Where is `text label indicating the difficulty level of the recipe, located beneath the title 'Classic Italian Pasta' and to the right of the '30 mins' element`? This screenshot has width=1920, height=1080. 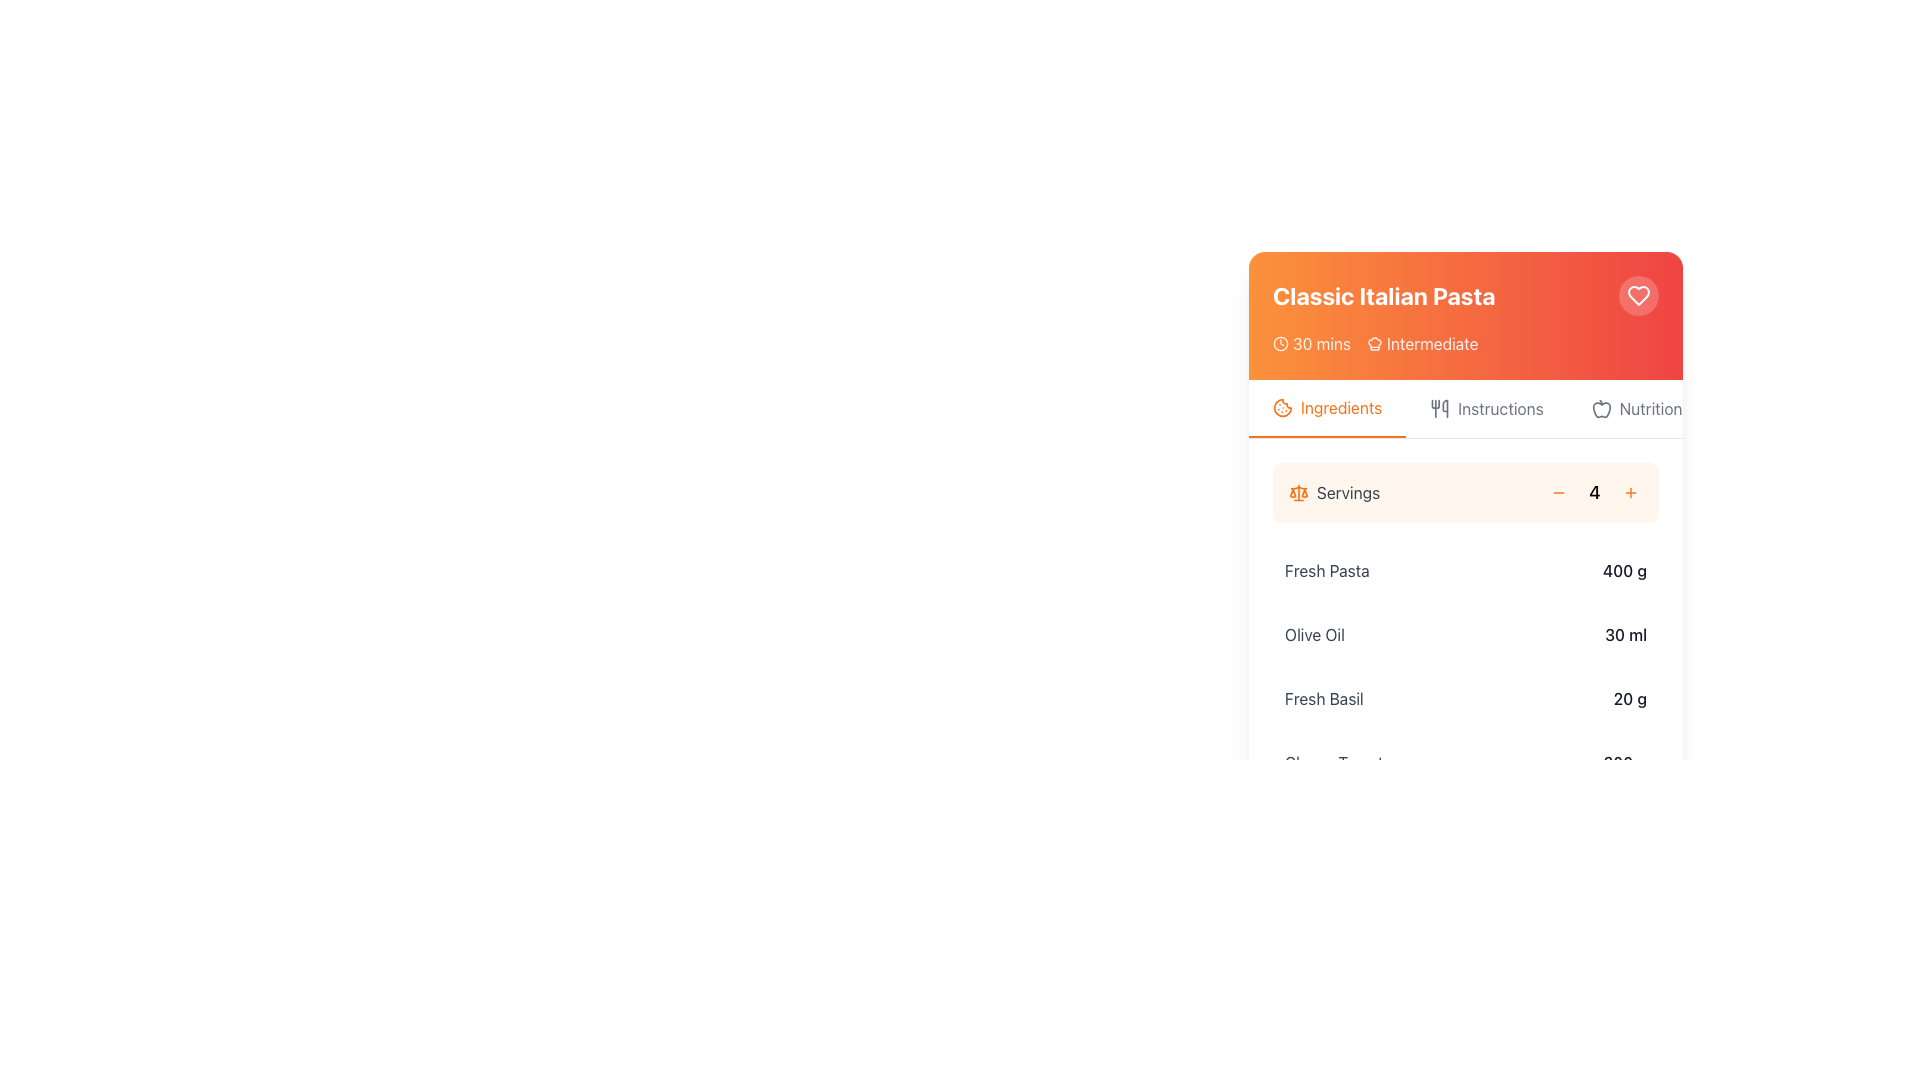 text label indicating the difficulty level of the recipe, located beneath the title 'Classic Italian Pasta' and to the right of the '30 mins' element is located at coordinates (1421, 342).